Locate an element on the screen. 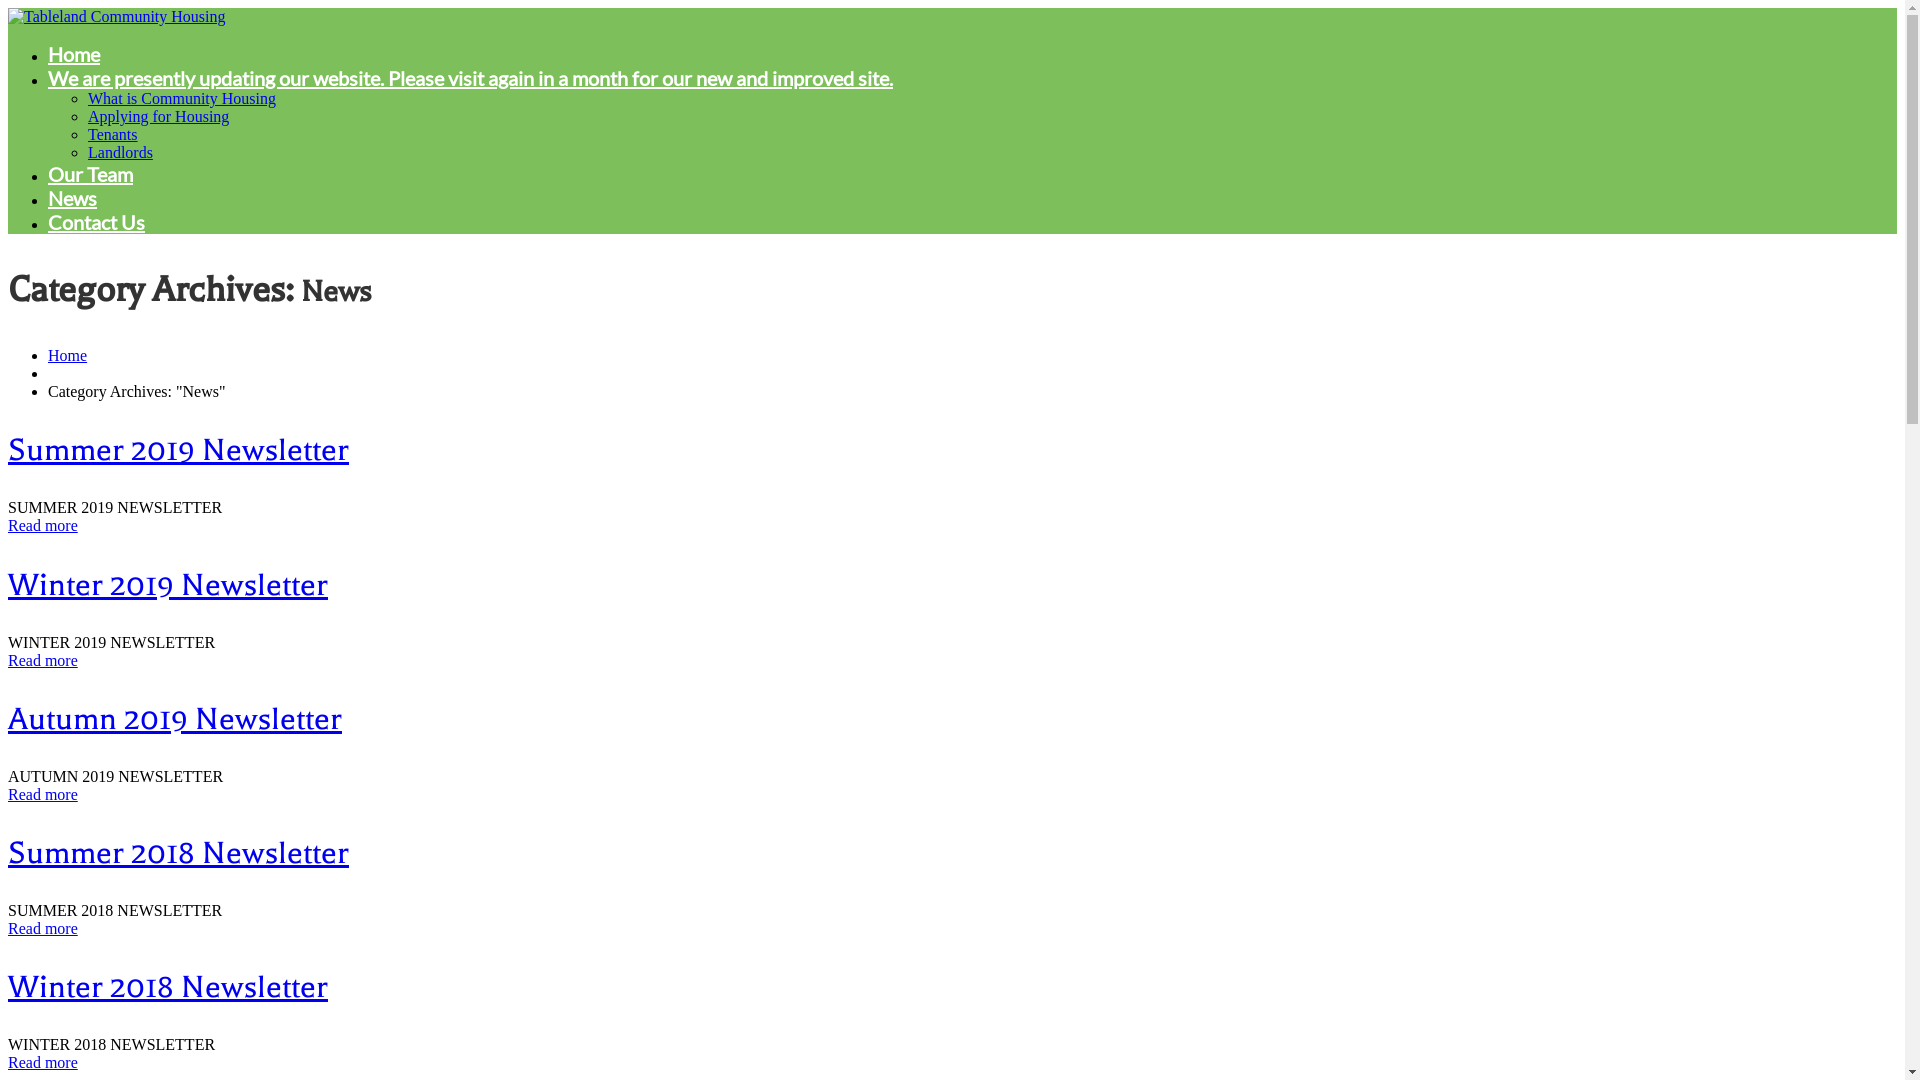 Image resolution: width=1920 pixels, height=1080 pixels. 'Contact Us' is located at coordinates (95, 222).